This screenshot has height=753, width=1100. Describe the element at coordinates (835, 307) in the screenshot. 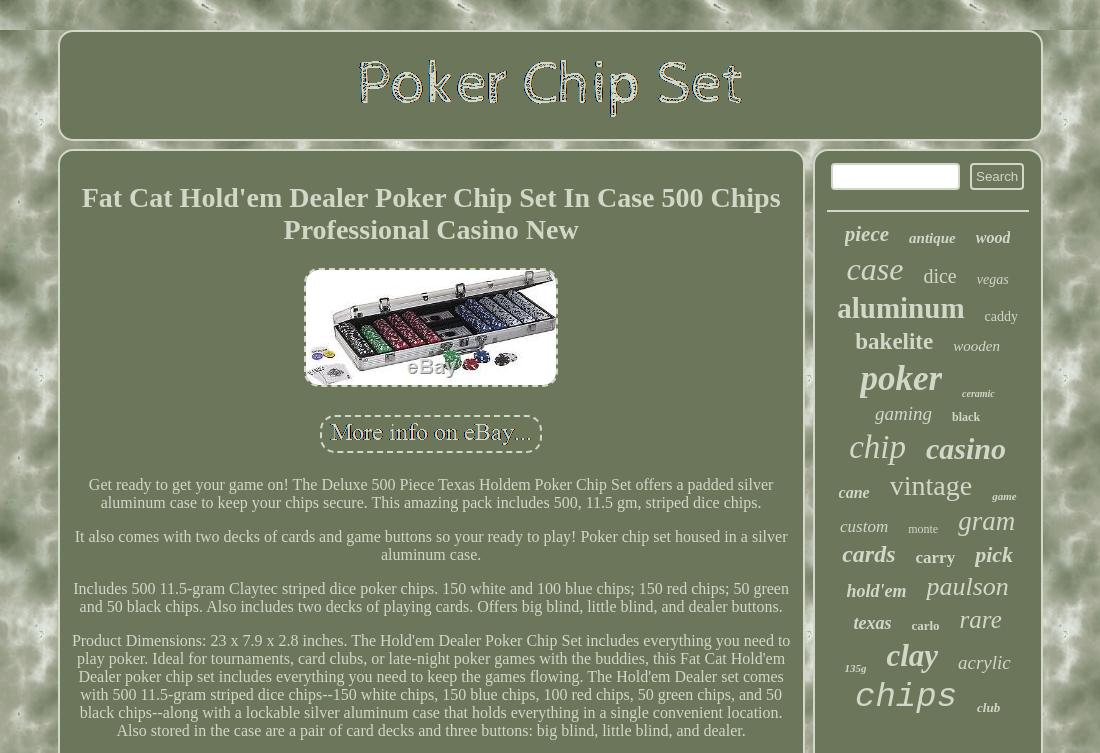

I see `'aluminum'` at that location.